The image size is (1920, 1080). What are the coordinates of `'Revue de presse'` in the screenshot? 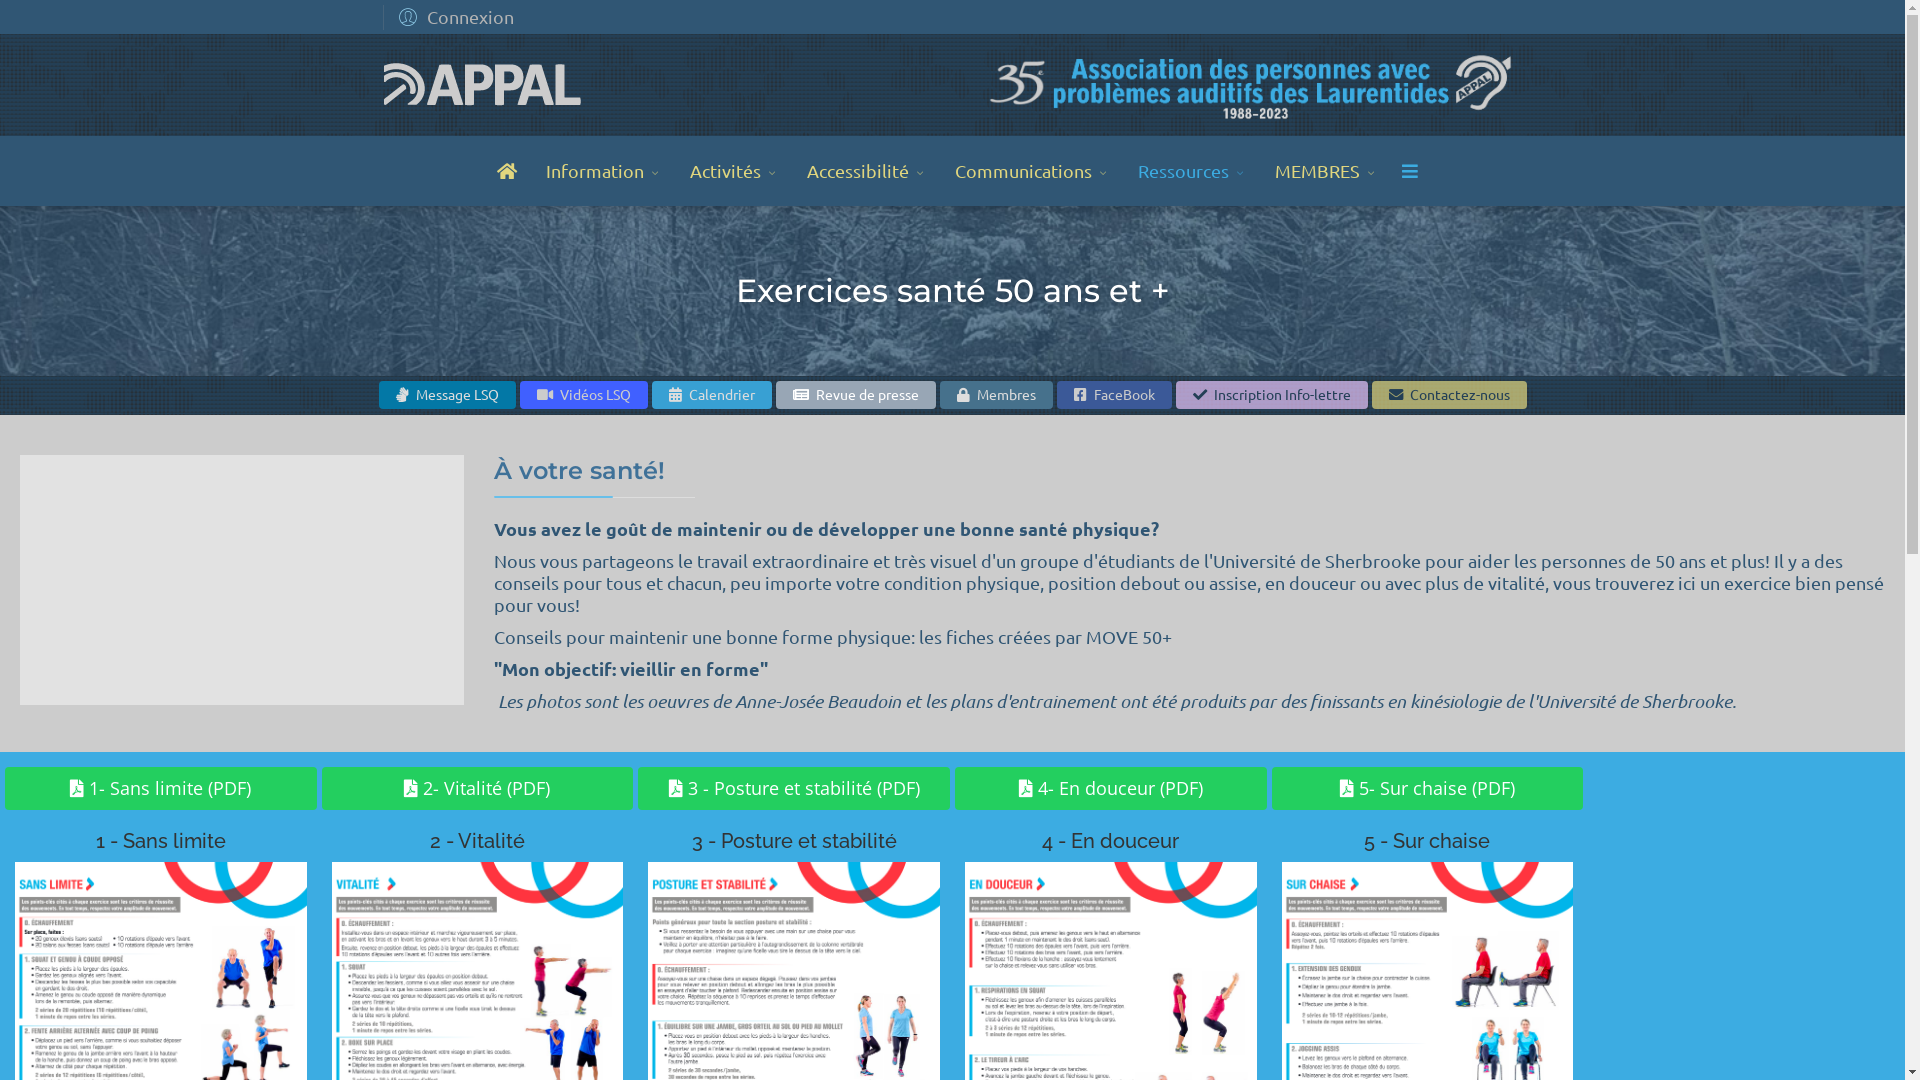 It's located at (855, 394).